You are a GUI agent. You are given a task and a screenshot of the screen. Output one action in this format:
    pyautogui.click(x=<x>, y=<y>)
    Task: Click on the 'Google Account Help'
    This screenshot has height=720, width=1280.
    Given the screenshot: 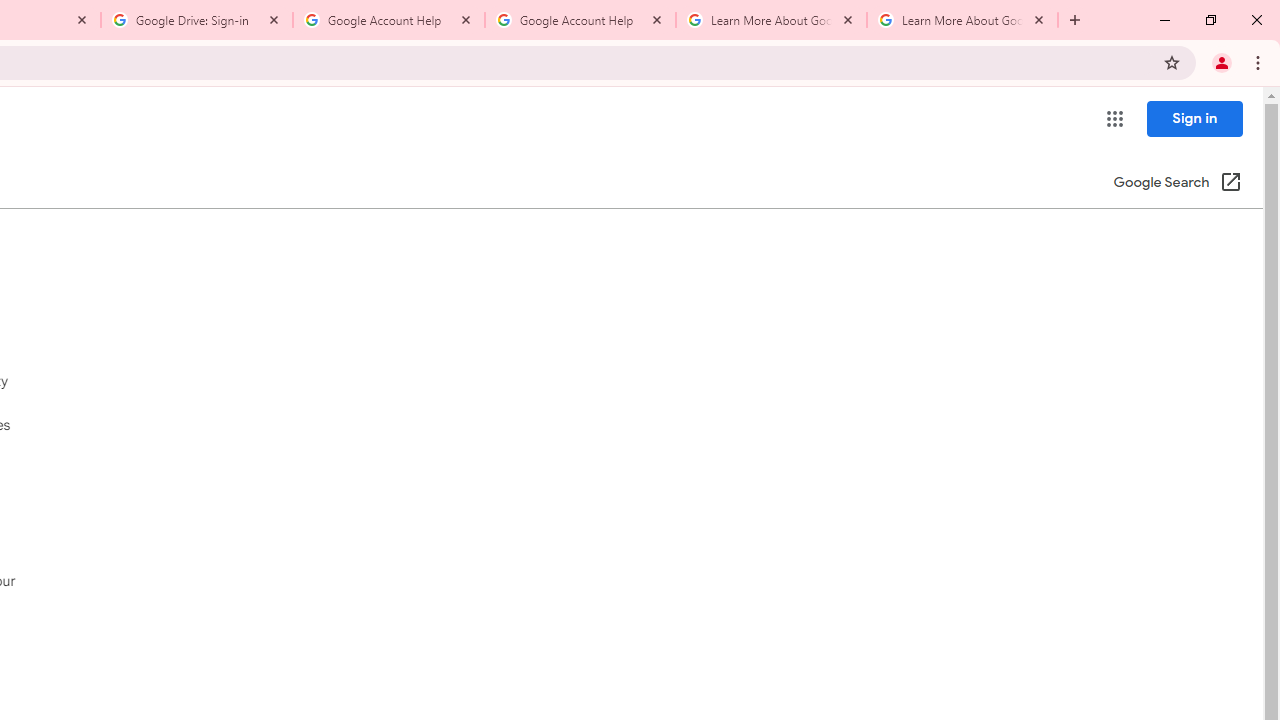 What is the action you would take?
    pyautogui.click(x=579, y=20)
    